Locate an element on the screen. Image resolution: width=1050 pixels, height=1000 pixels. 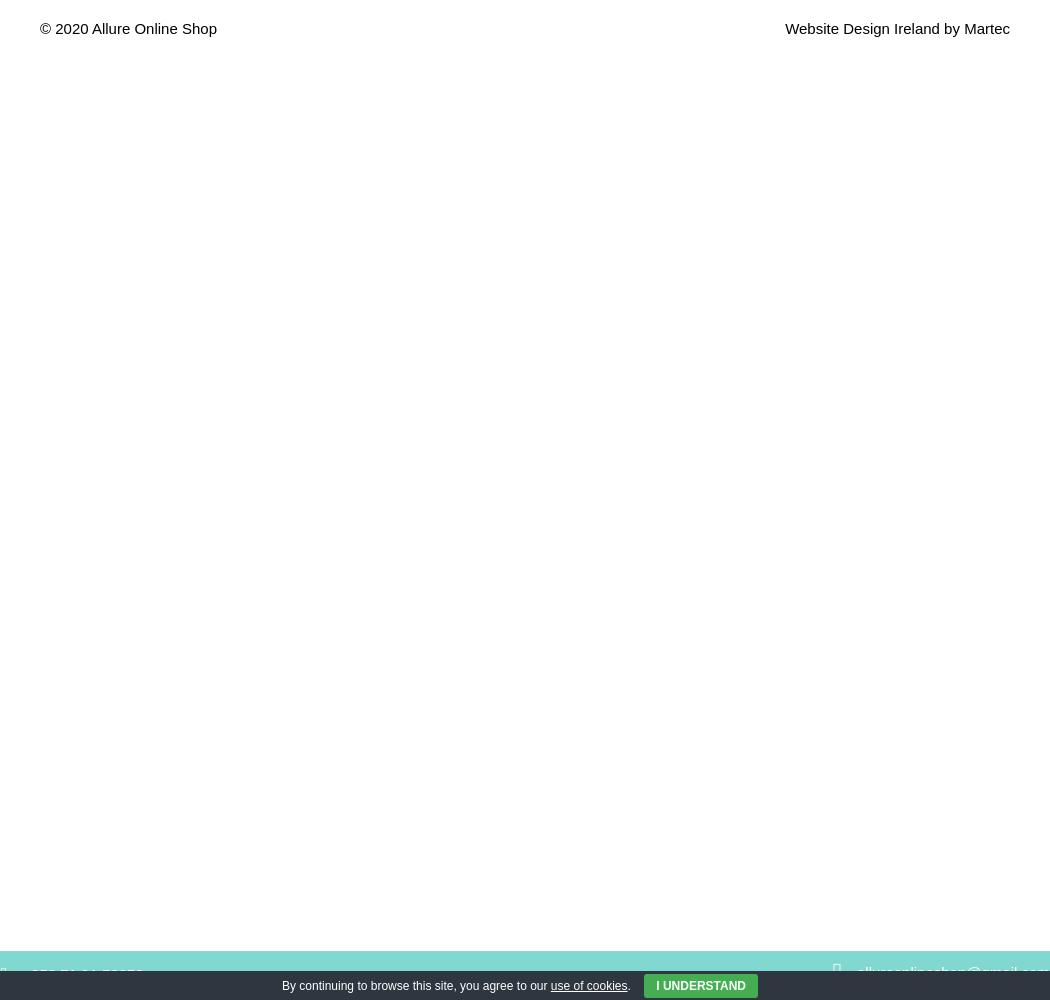
'By continuing to browse this site, you agree to our' is located at coordinates (415, 985).